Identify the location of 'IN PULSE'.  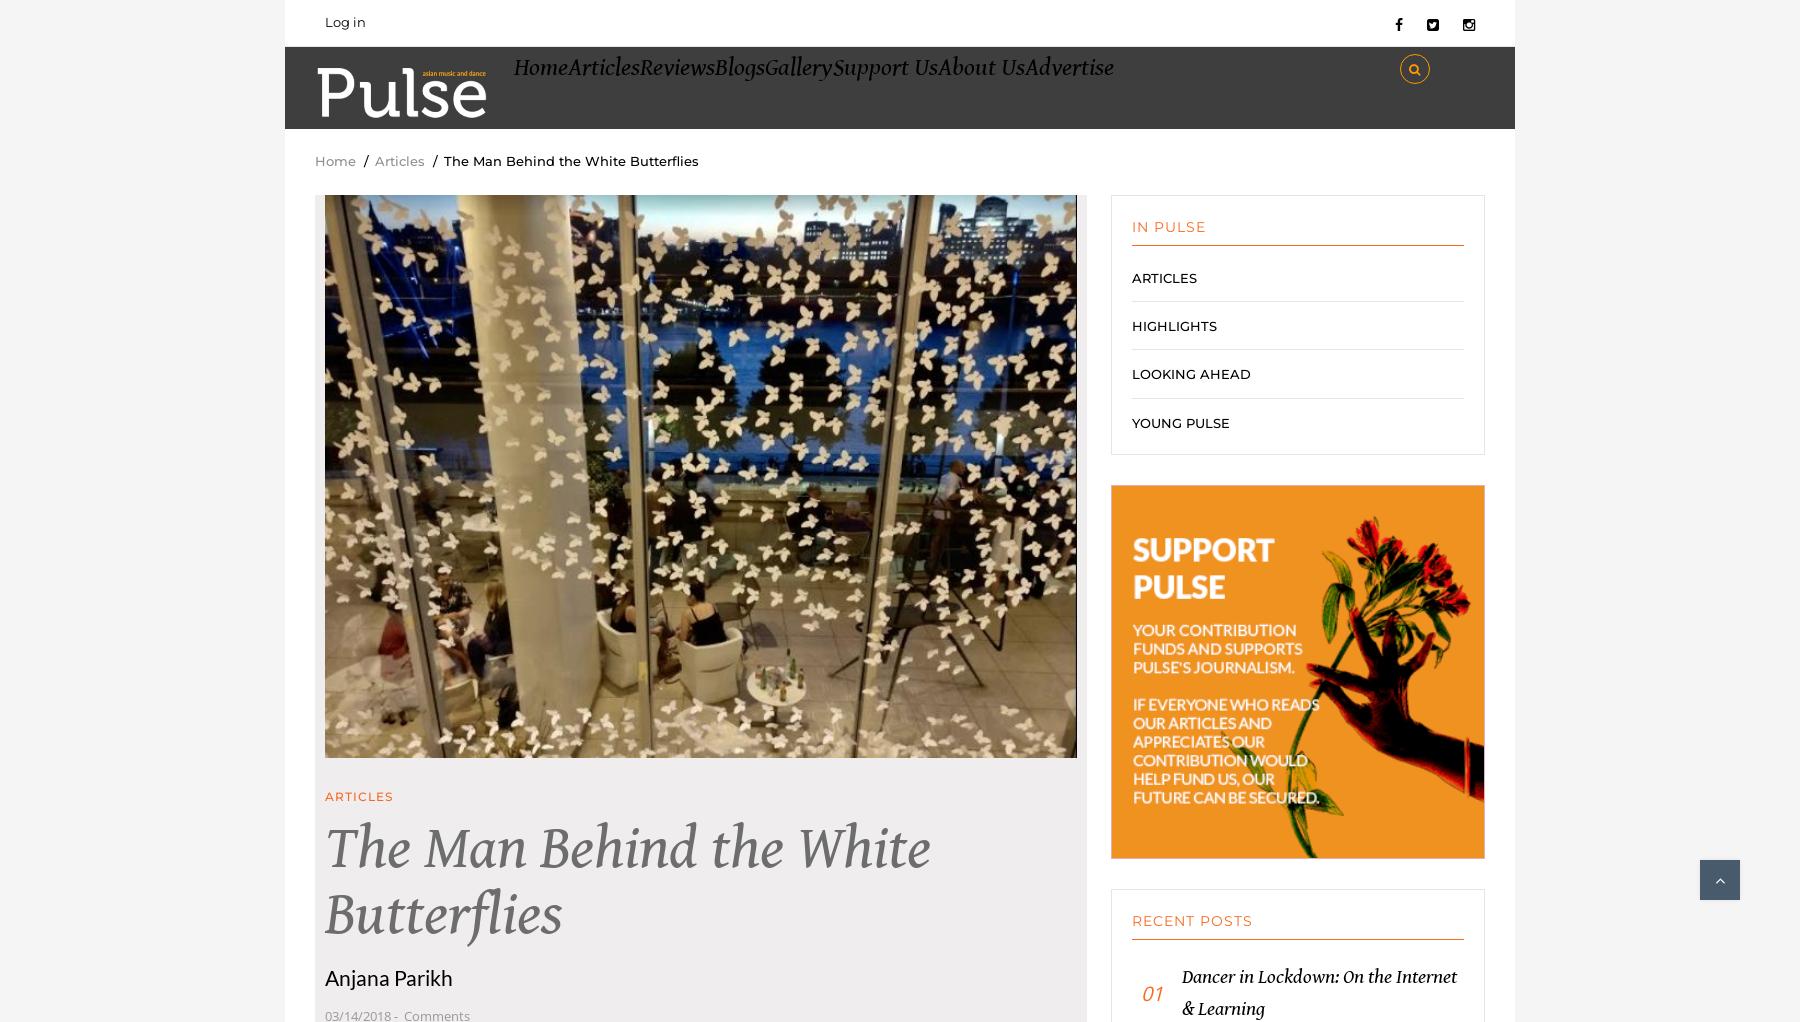
(1167, 243).